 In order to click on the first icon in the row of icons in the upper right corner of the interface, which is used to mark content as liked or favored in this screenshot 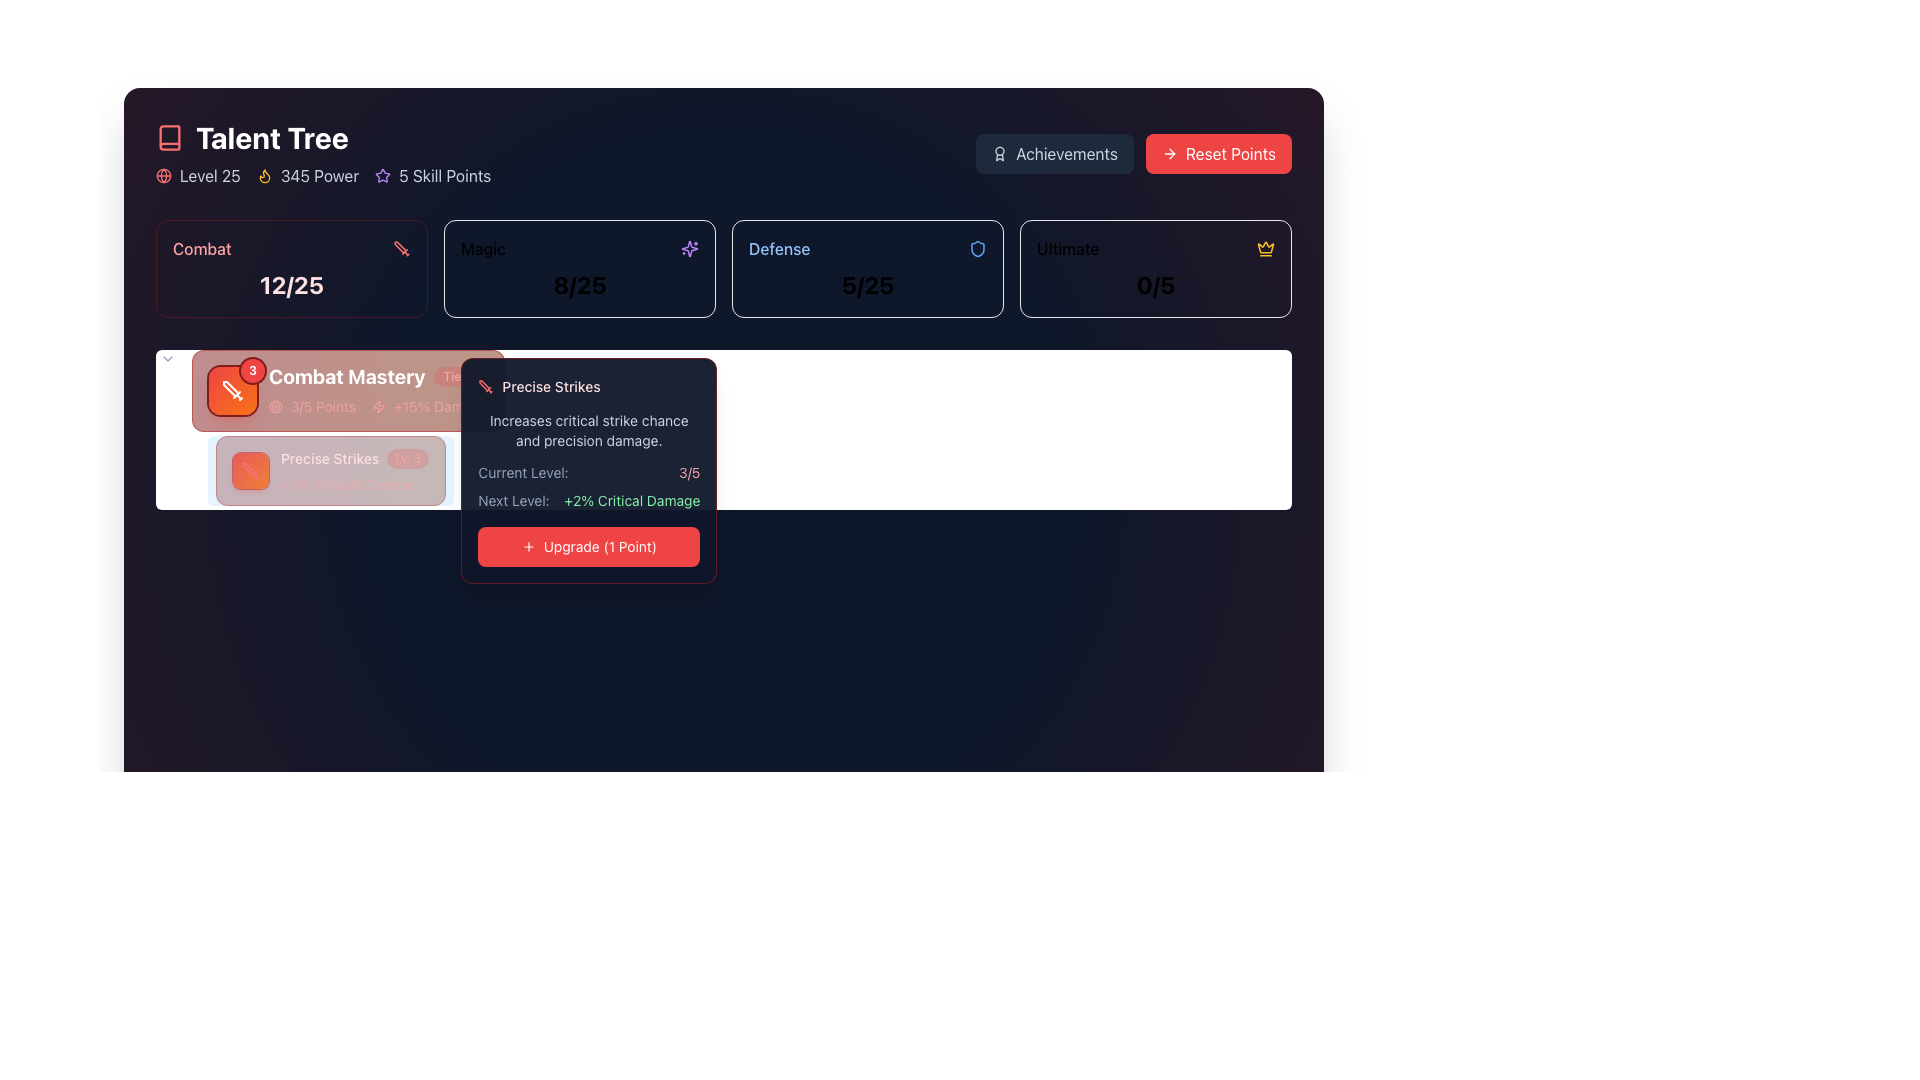, I will do `click(1190, 319)`.